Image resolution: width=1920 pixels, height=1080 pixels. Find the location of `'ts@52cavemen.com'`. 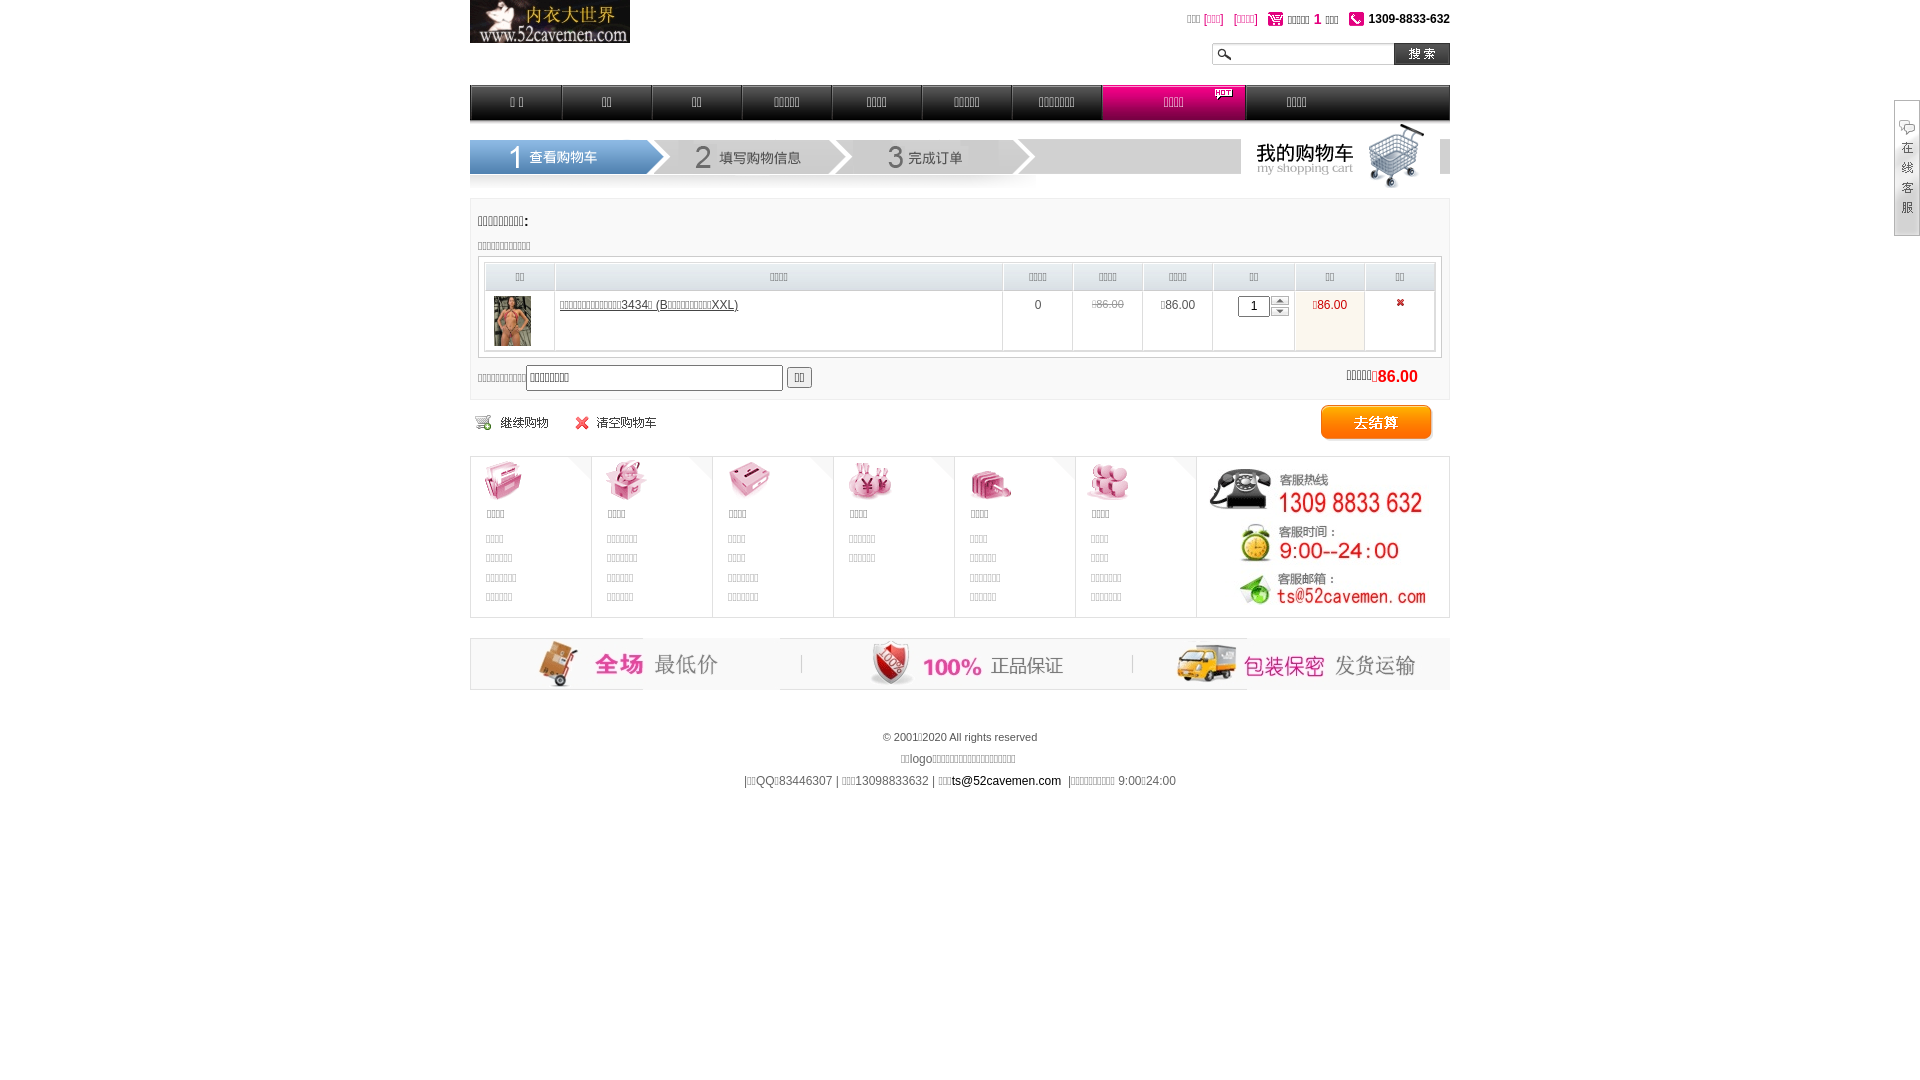

'ts@52cavemen.com' is located at coordinates (950, 779).